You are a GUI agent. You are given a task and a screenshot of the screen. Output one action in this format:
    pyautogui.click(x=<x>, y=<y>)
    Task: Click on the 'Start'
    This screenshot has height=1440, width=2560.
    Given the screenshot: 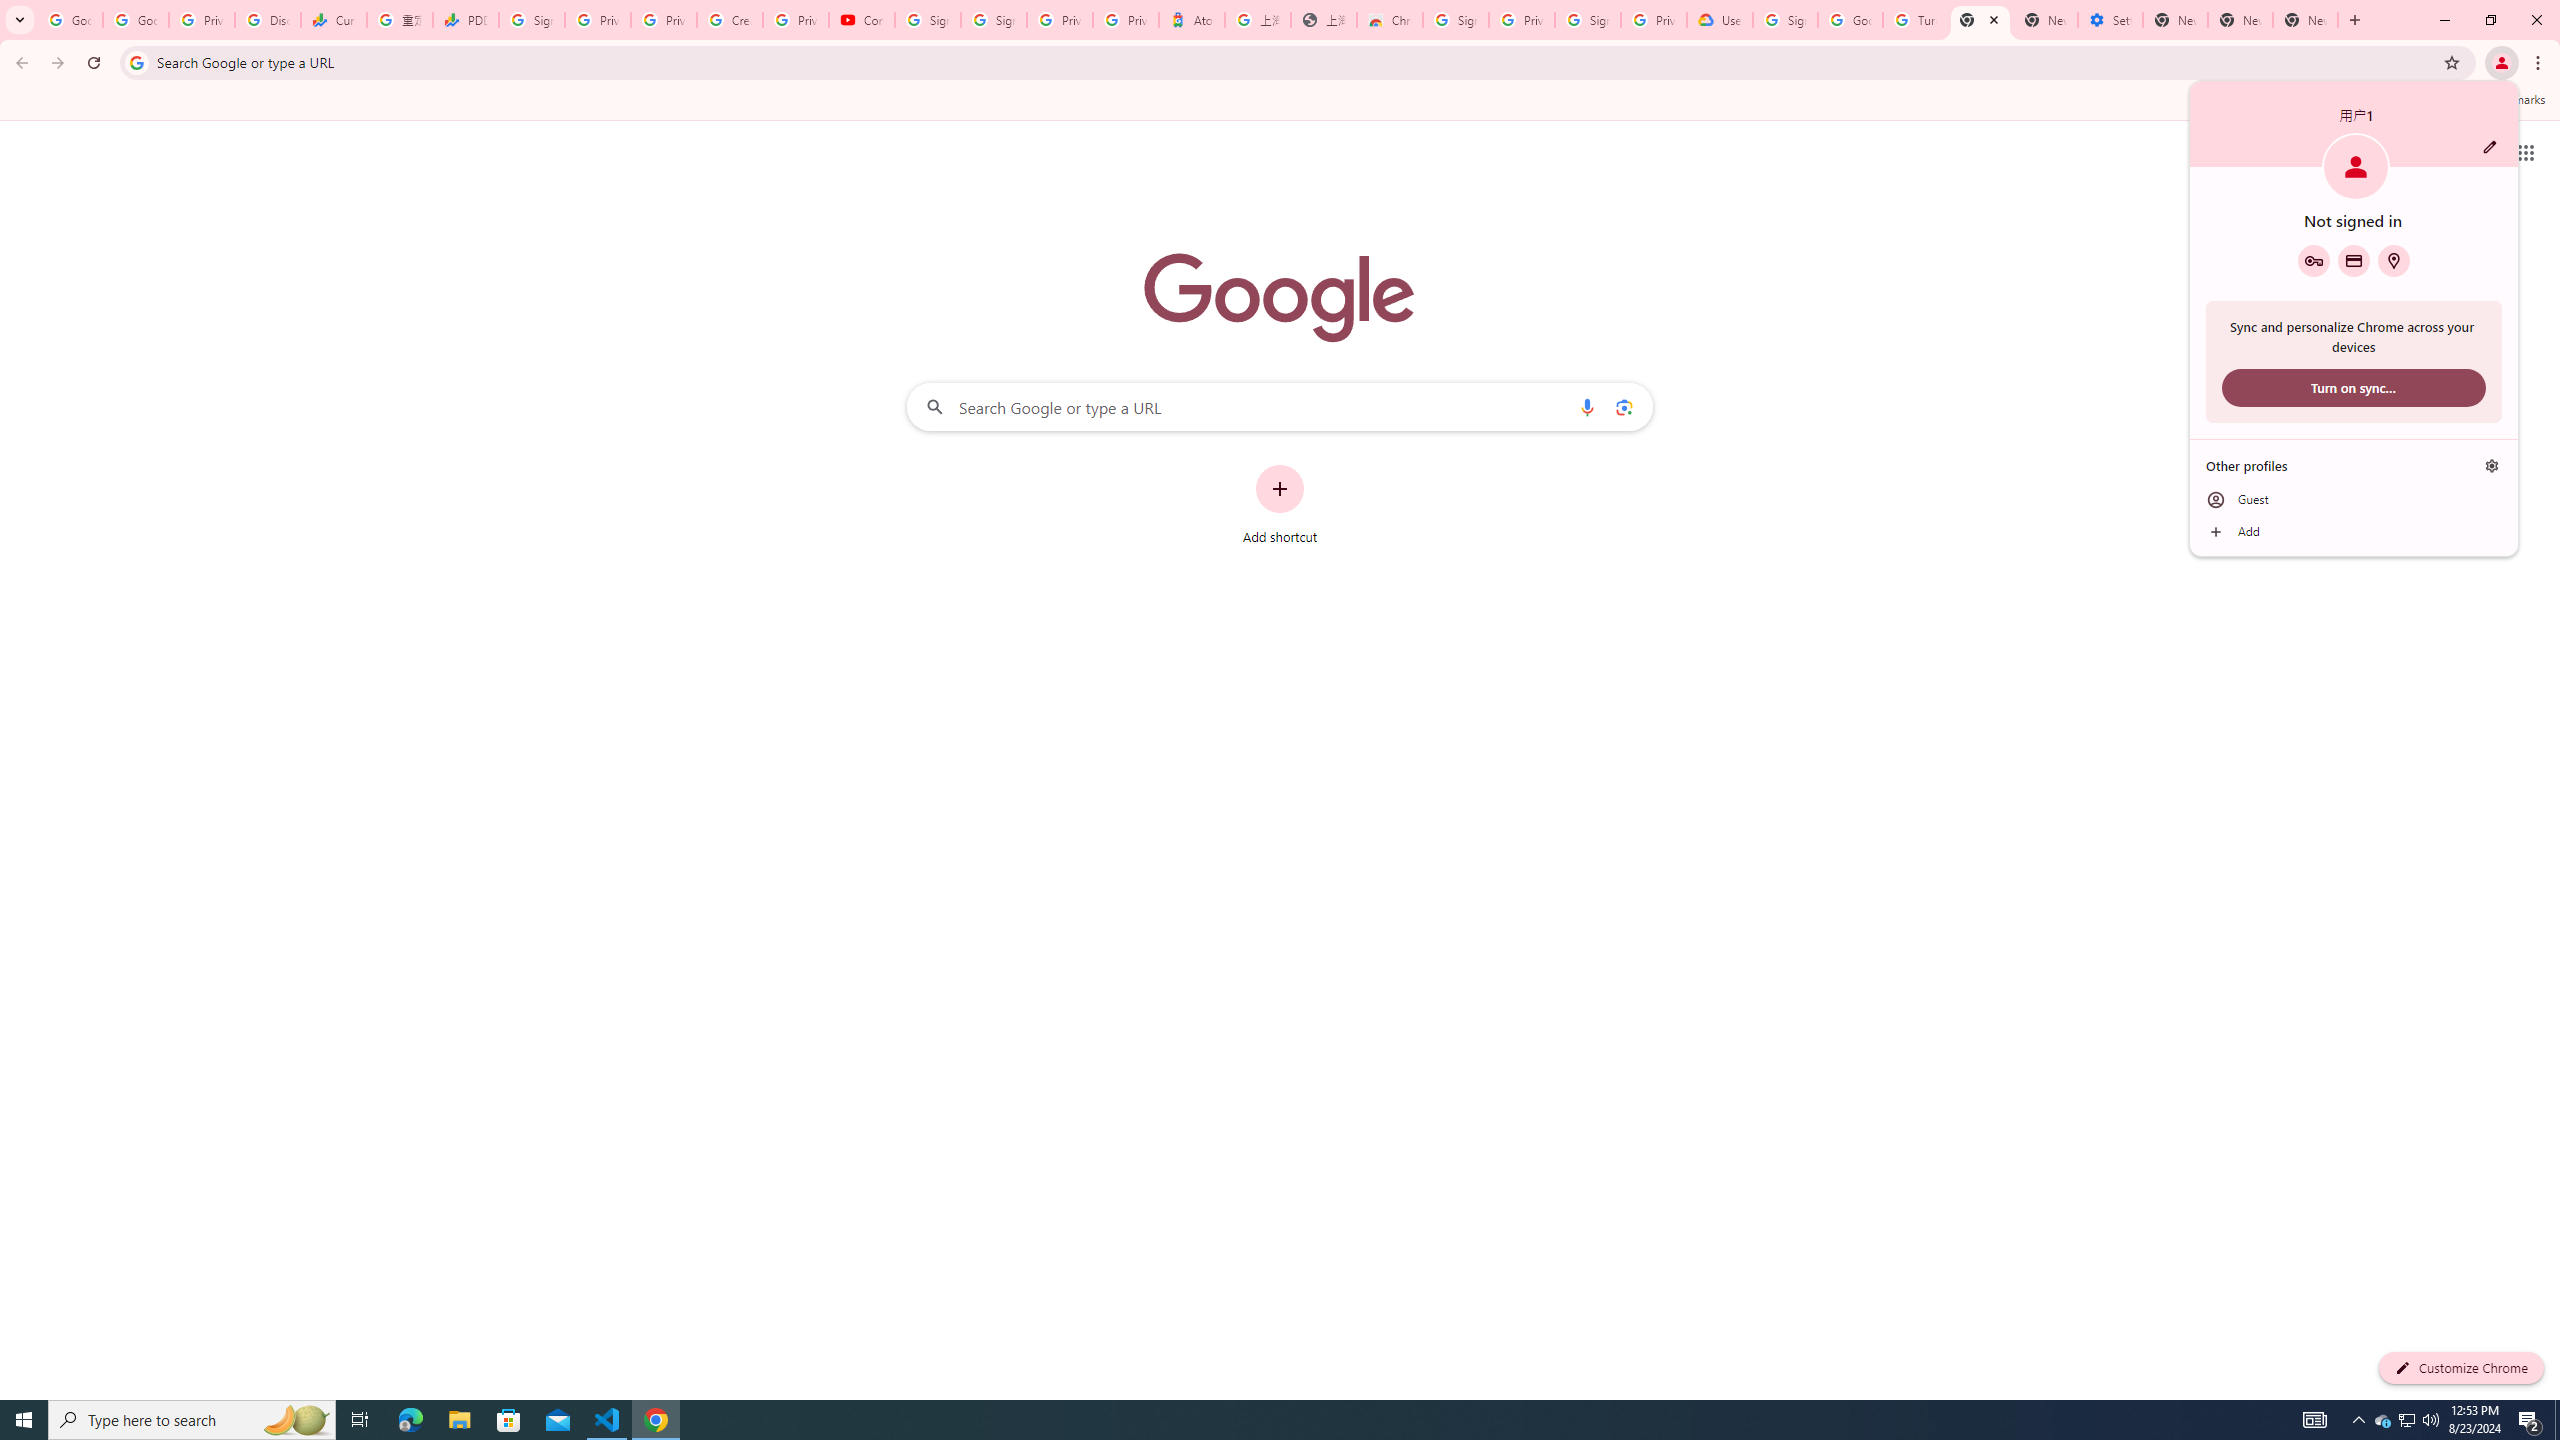 What is the action you would take?
    pyautogui.click(x=24, y=1418)
    